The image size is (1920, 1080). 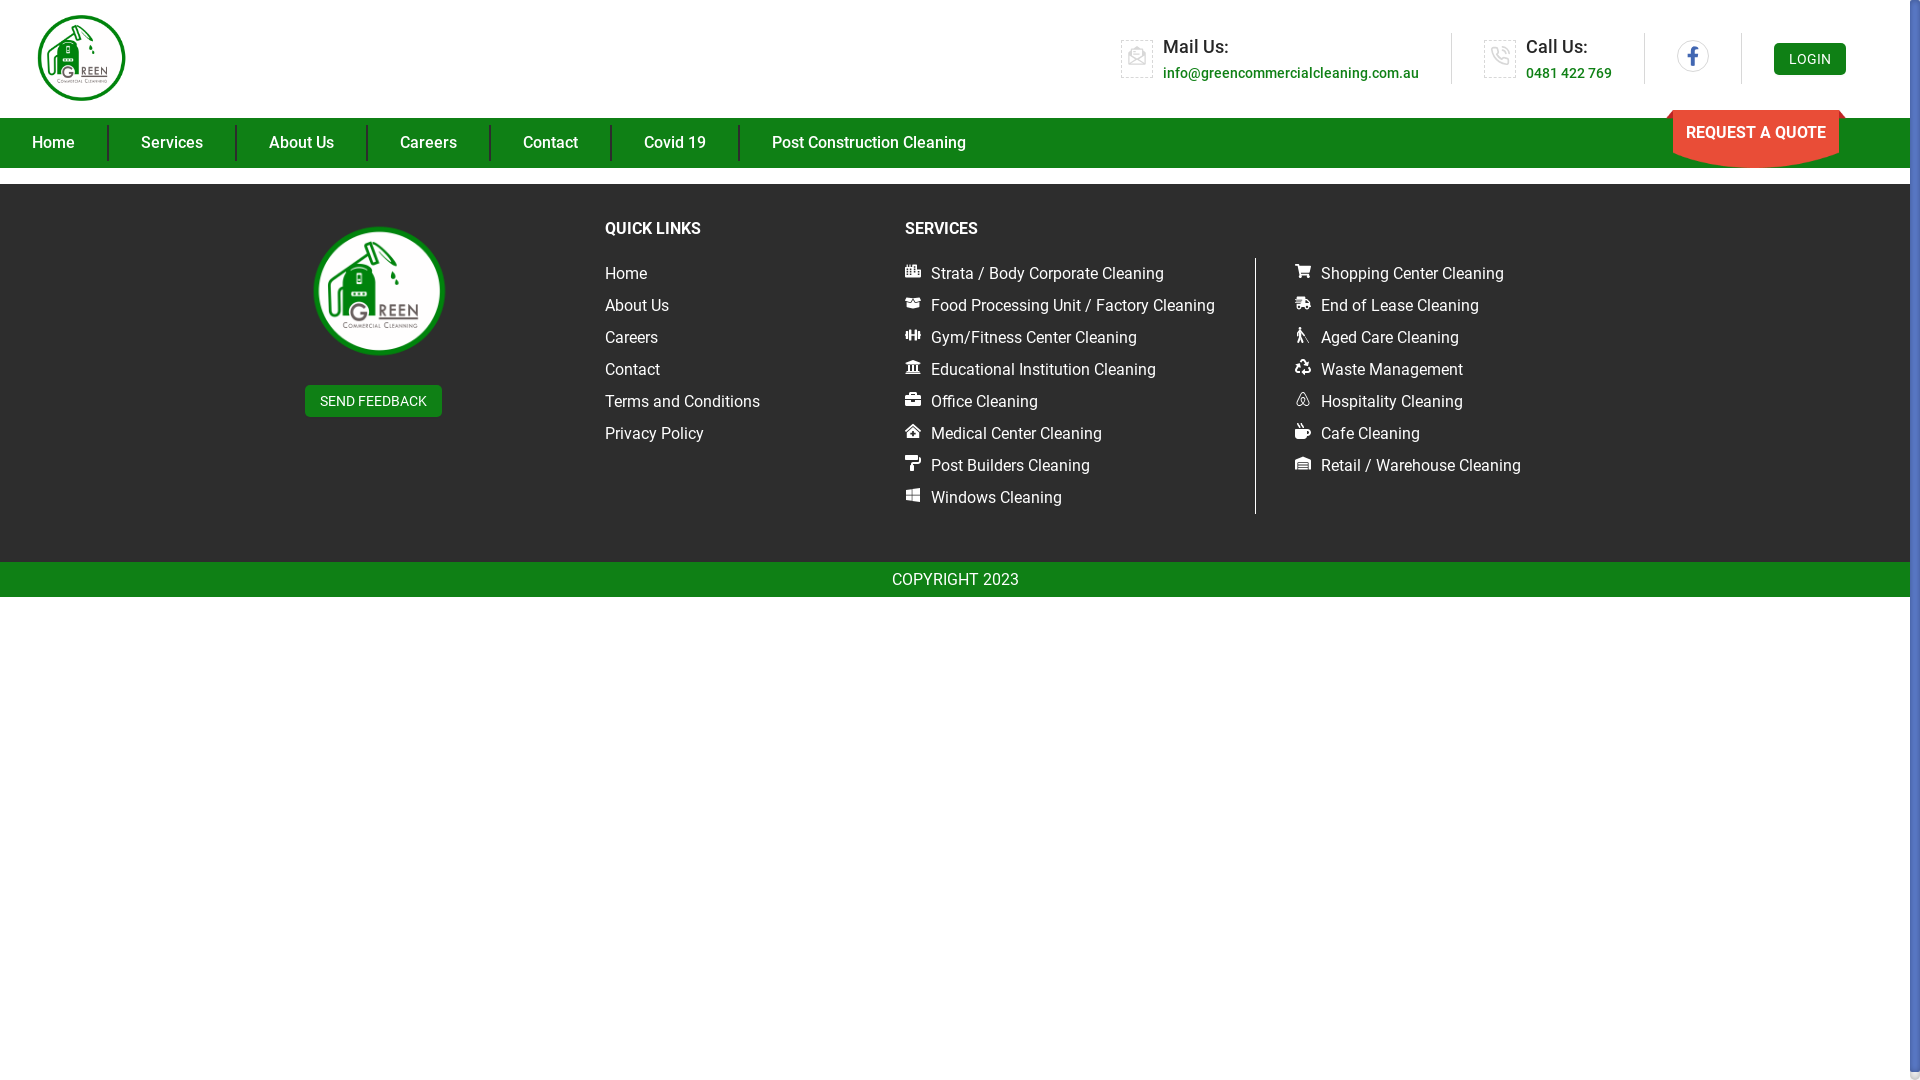 What do you see at coordinates (1295, 273) in the screenshot?
I see `'Shopping Center Cleaning'` at bounding box center [1295, 273].